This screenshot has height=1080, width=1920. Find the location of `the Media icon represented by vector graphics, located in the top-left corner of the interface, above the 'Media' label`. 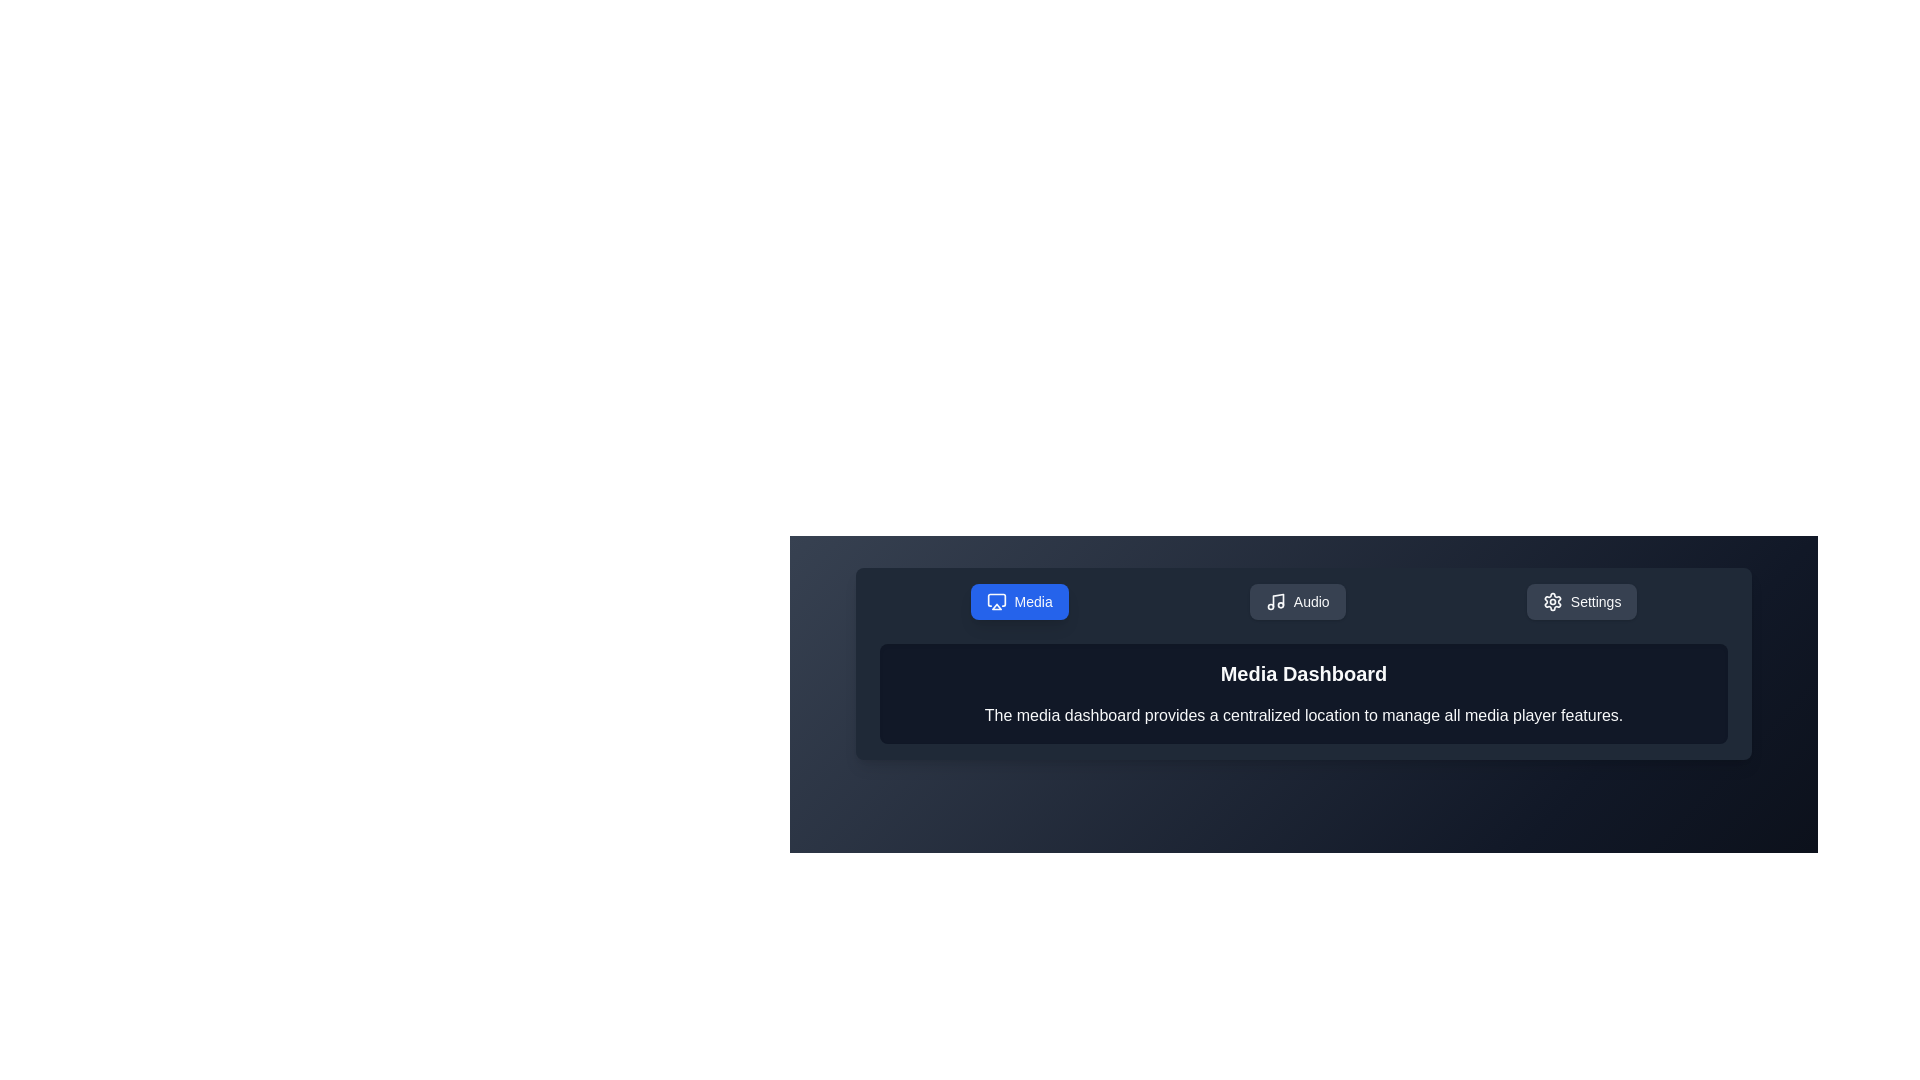

the Media icon represented by vector graphics, located in the top-left corner of the interface, above the 'Media' label is located at coordinates (996, 599).